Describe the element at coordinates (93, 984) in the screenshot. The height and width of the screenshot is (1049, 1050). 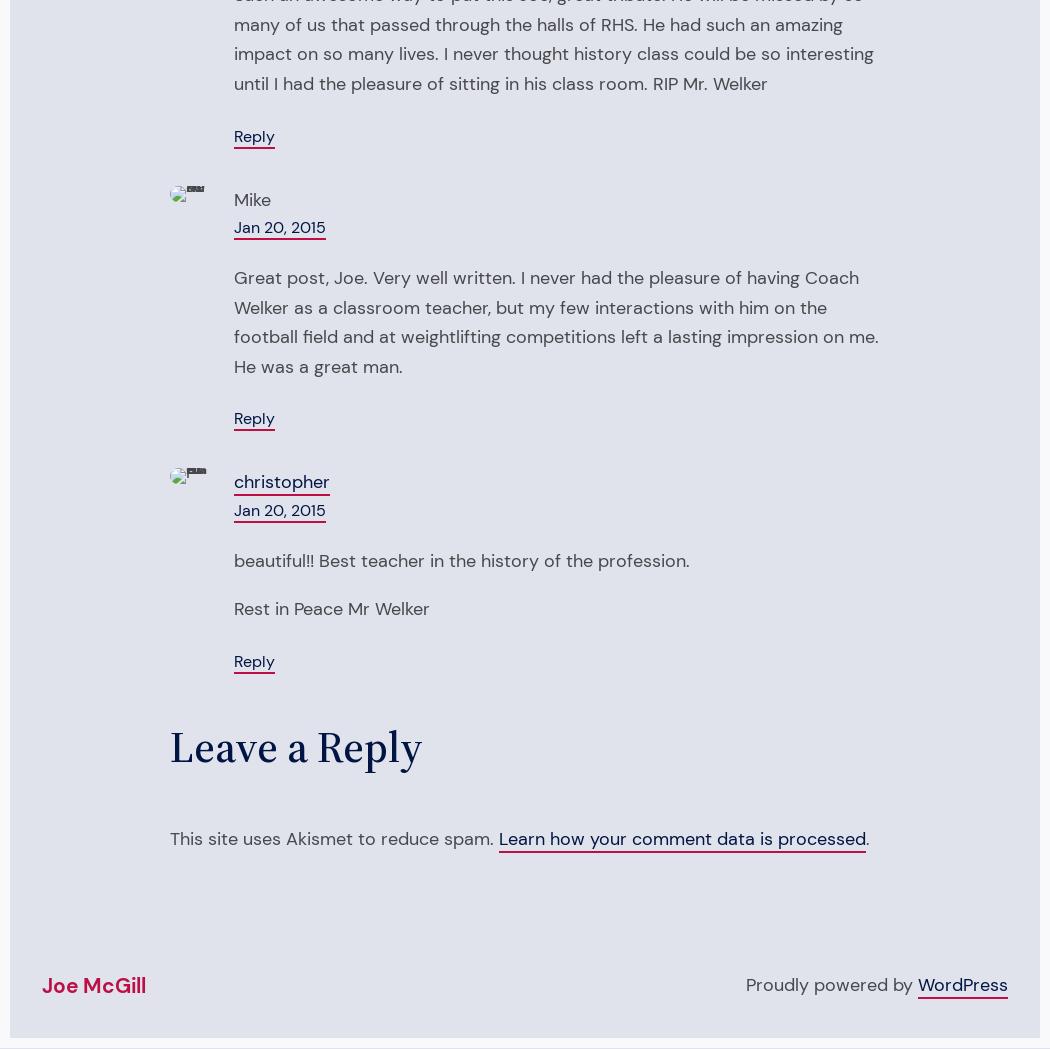
I see `'Joe McGill'` at that location.